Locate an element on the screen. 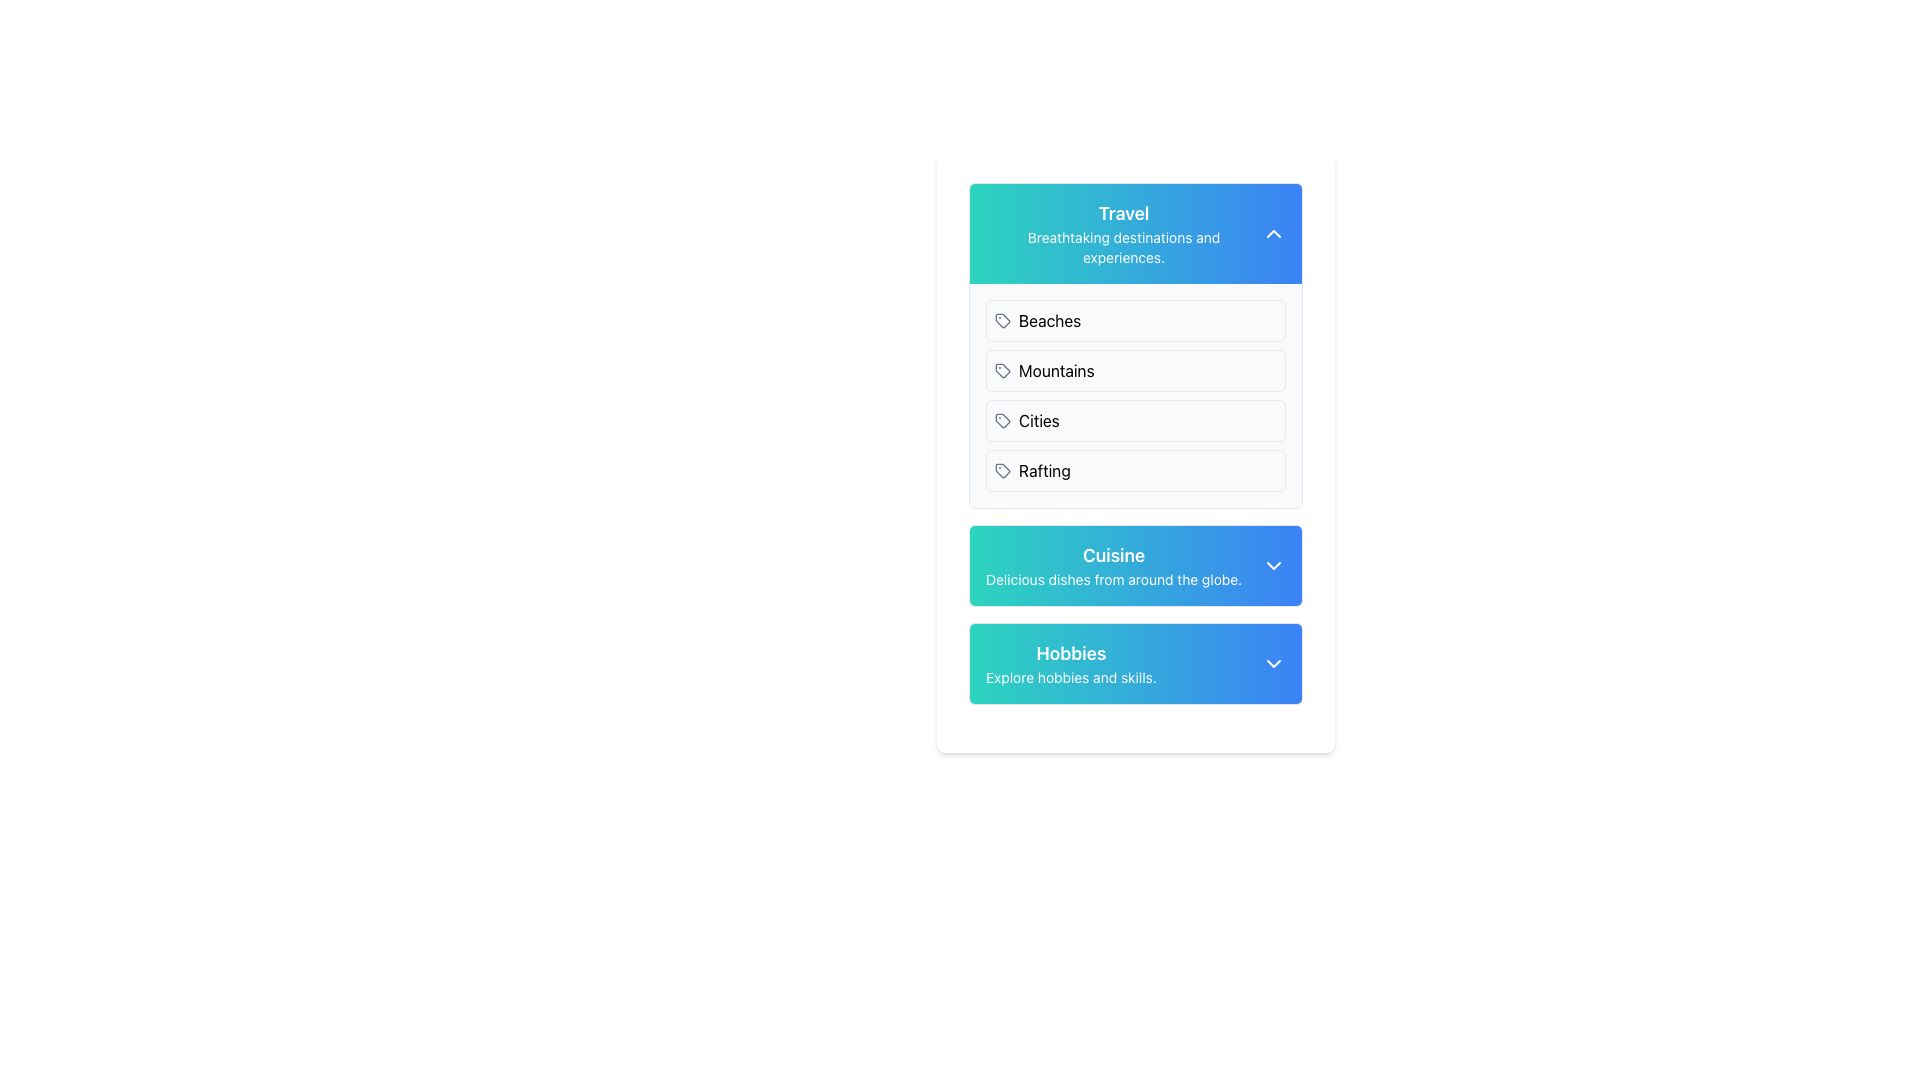  to interact with the Title and description header element of the 'Cuisine' section, located between 'Travel' and 'Hobbies' is located at coordinates (1112, 566).